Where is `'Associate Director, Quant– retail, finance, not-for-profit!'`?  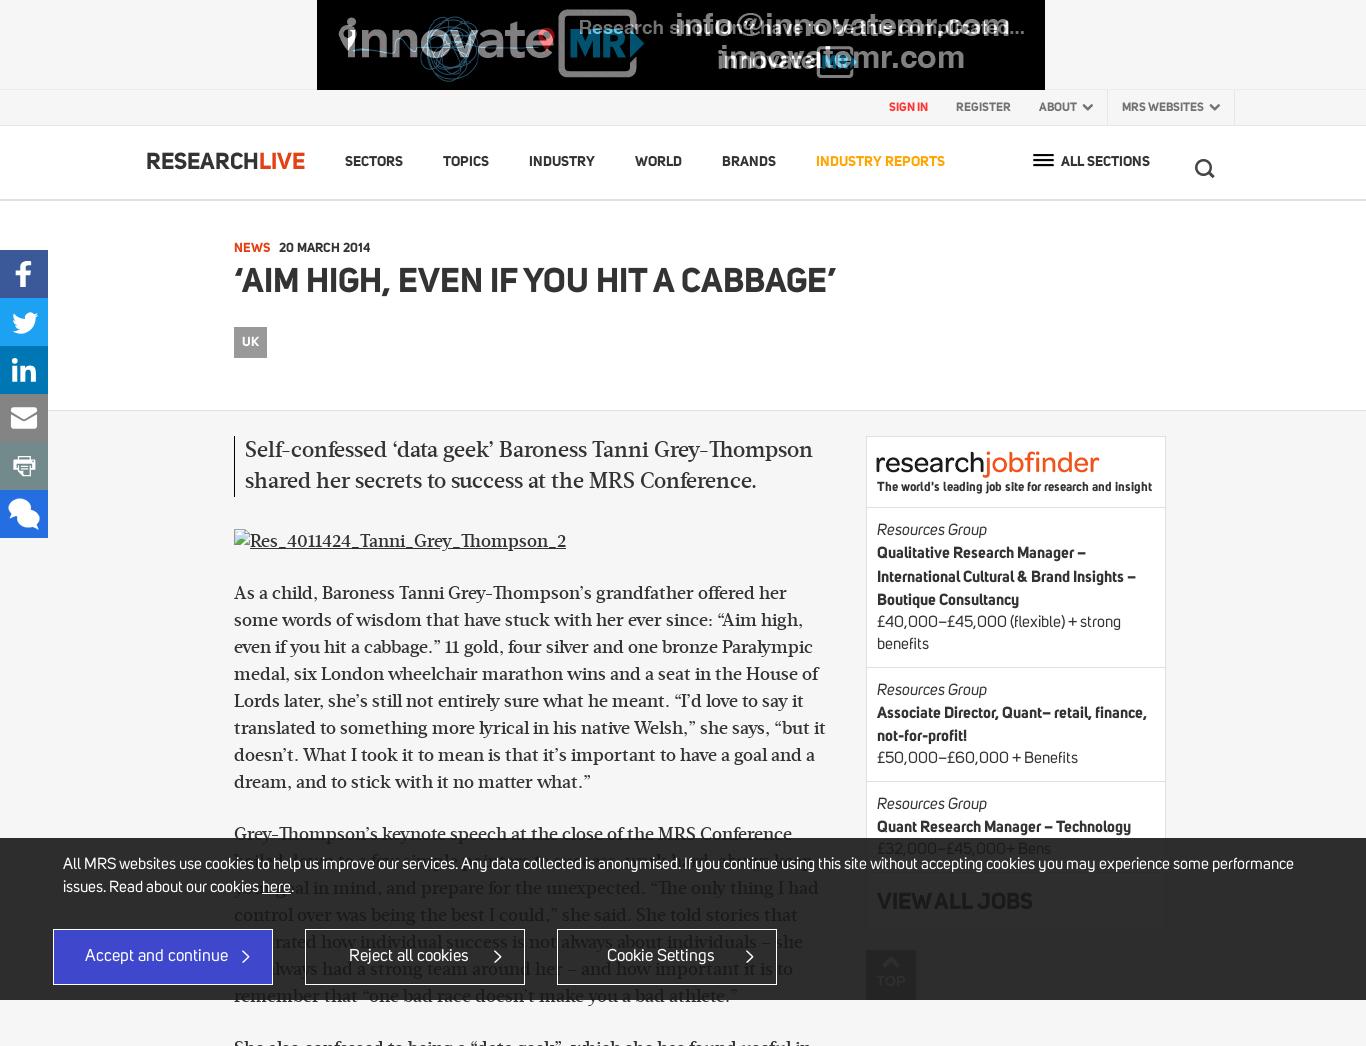 'Associate Director, Quant– retail, finance, not-for-profit!' is located at coordinates (1011, 724).